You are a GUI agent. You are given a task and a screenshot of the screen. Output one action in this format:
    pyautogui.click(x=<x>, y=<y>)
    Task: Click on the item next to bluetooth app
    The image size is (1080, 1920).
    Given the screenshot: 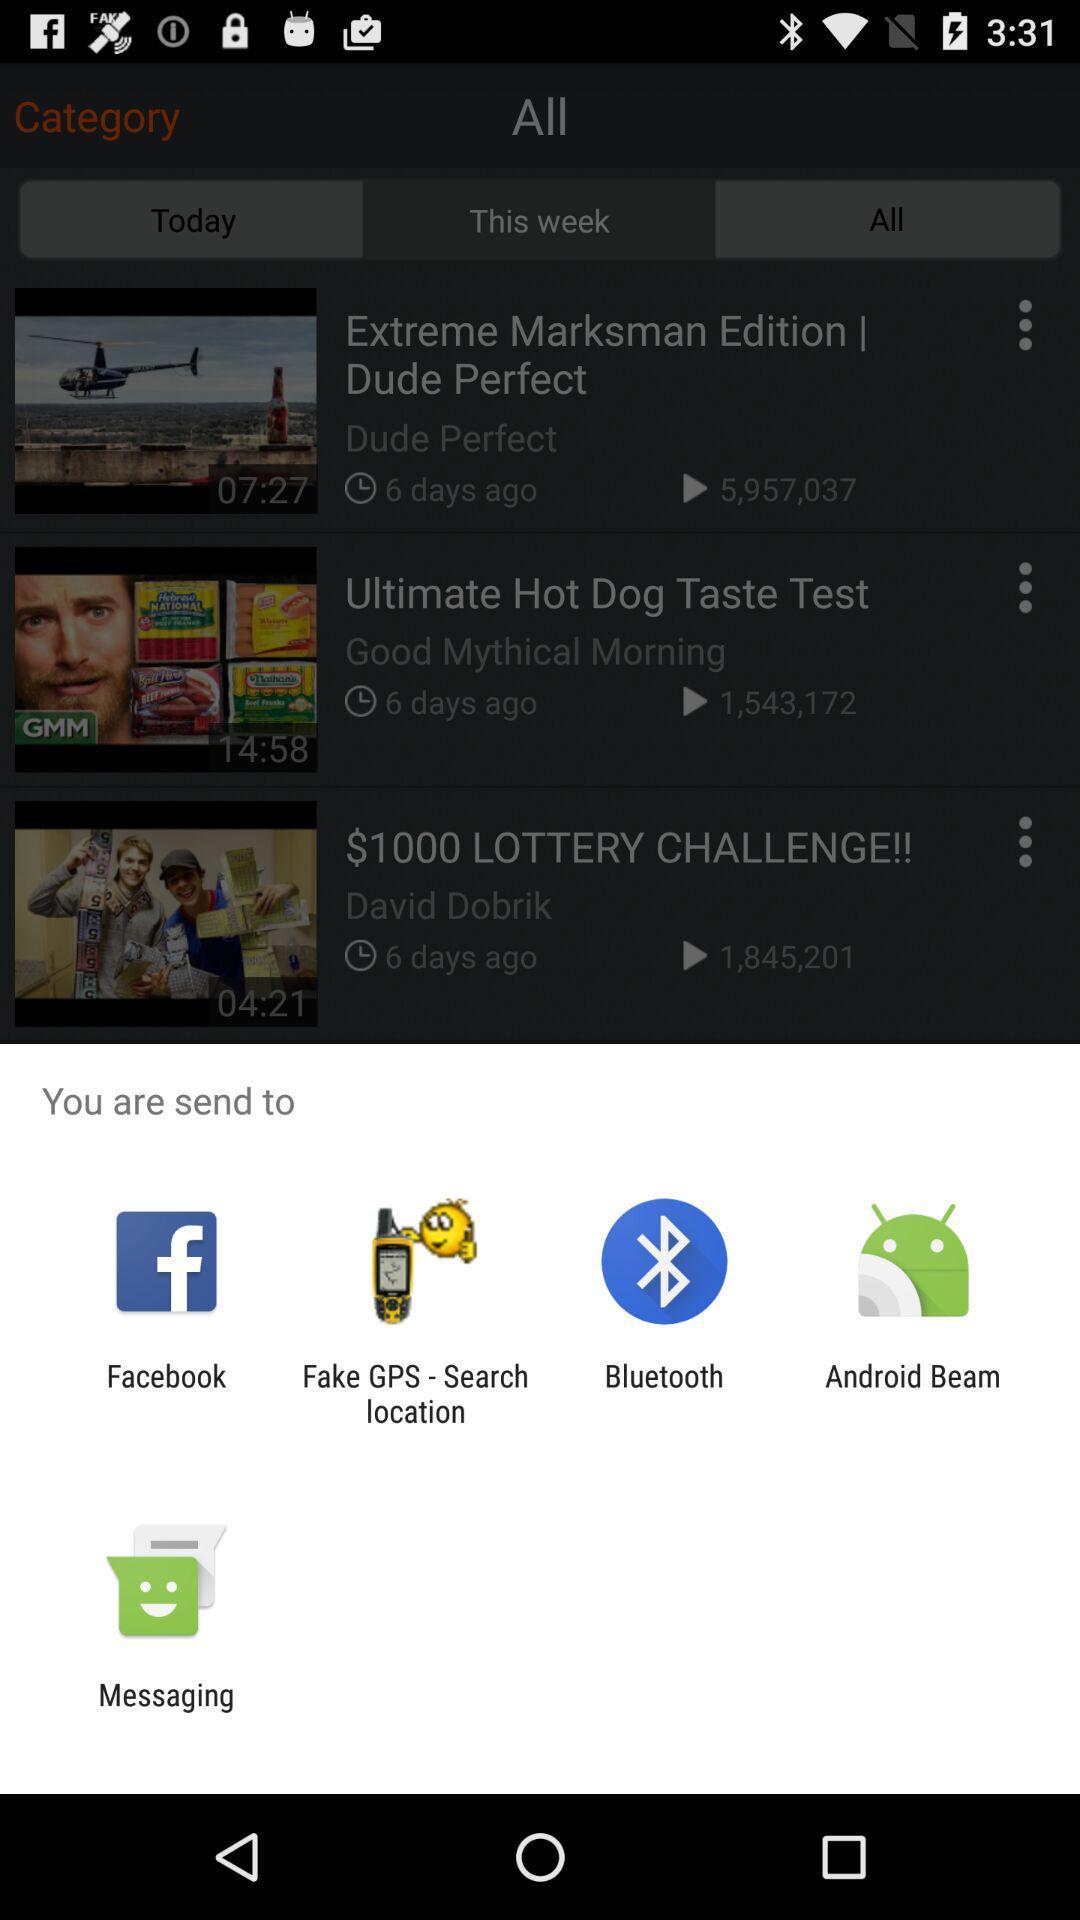 What is the action you would take?
    pyautogui.click(x=414, y=1392)
    